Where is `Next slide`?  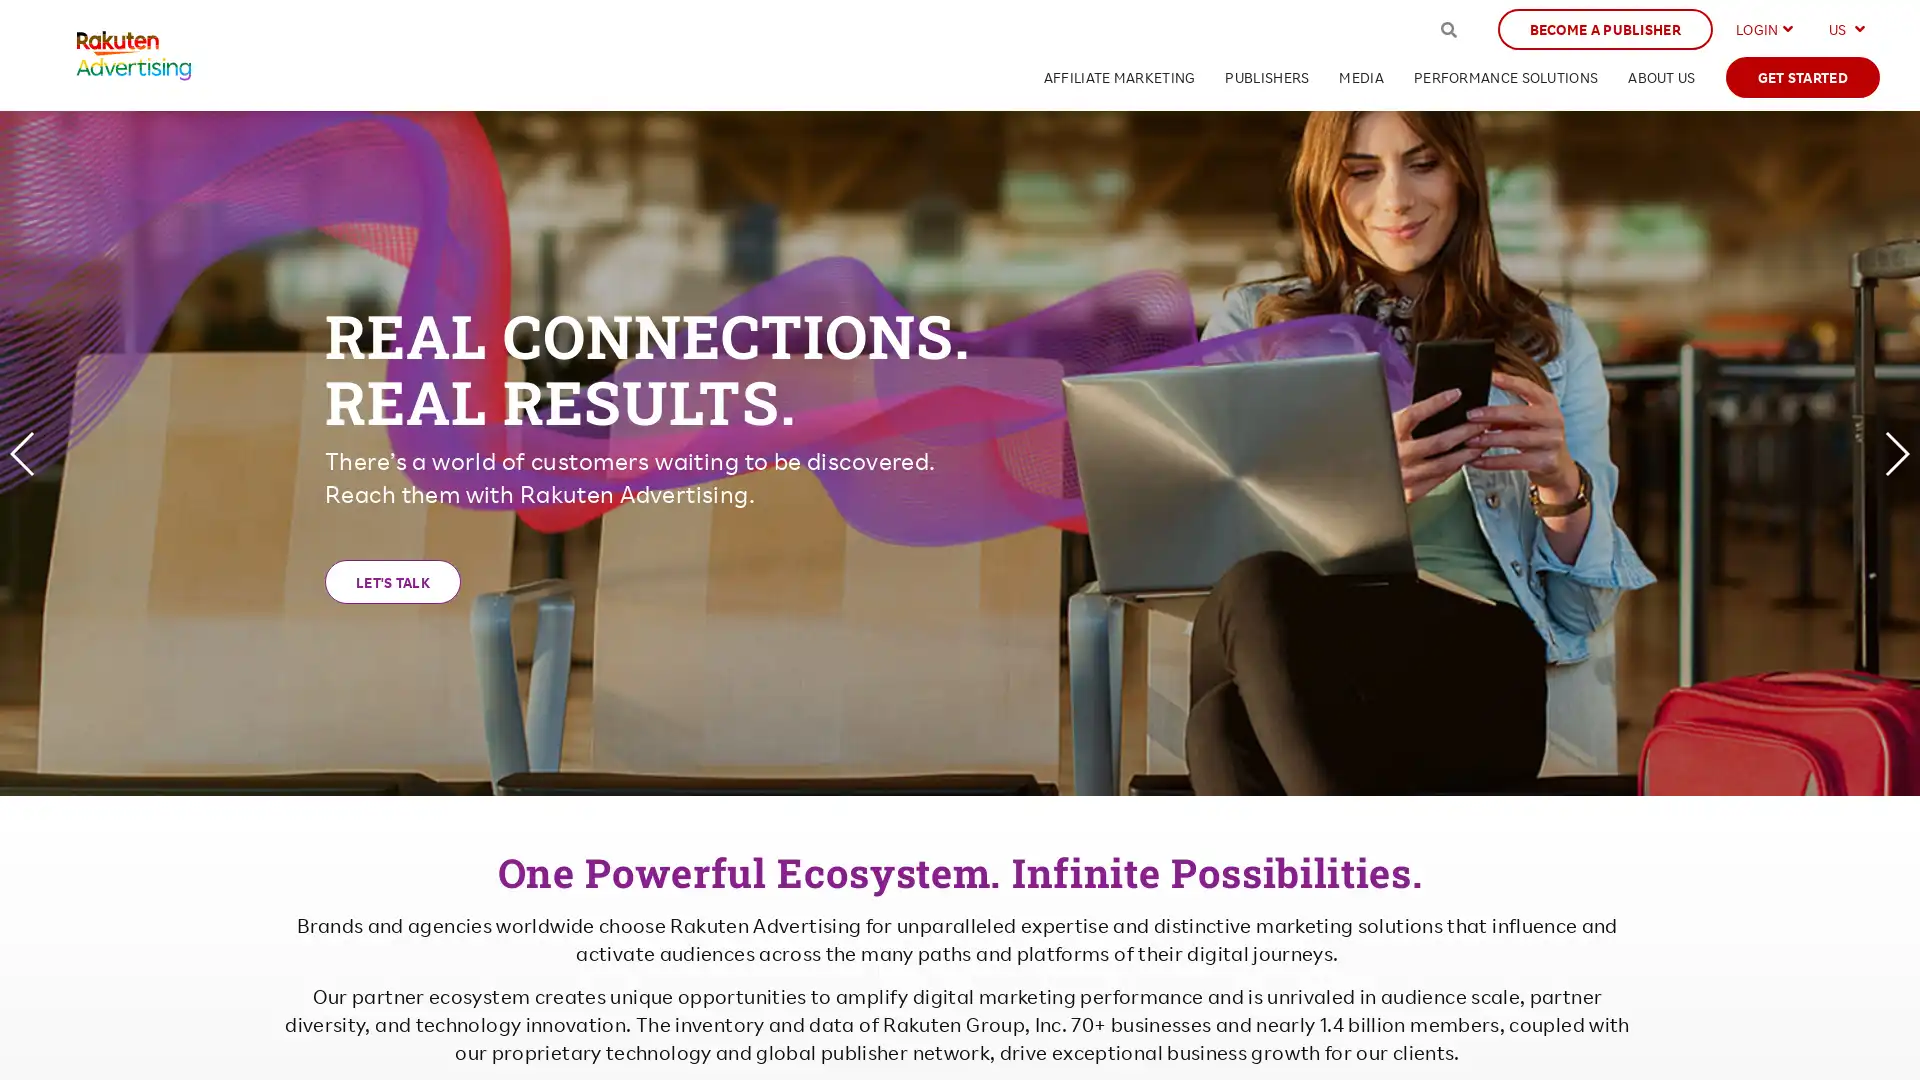
Next slide is located at coordinates (1895, 452).